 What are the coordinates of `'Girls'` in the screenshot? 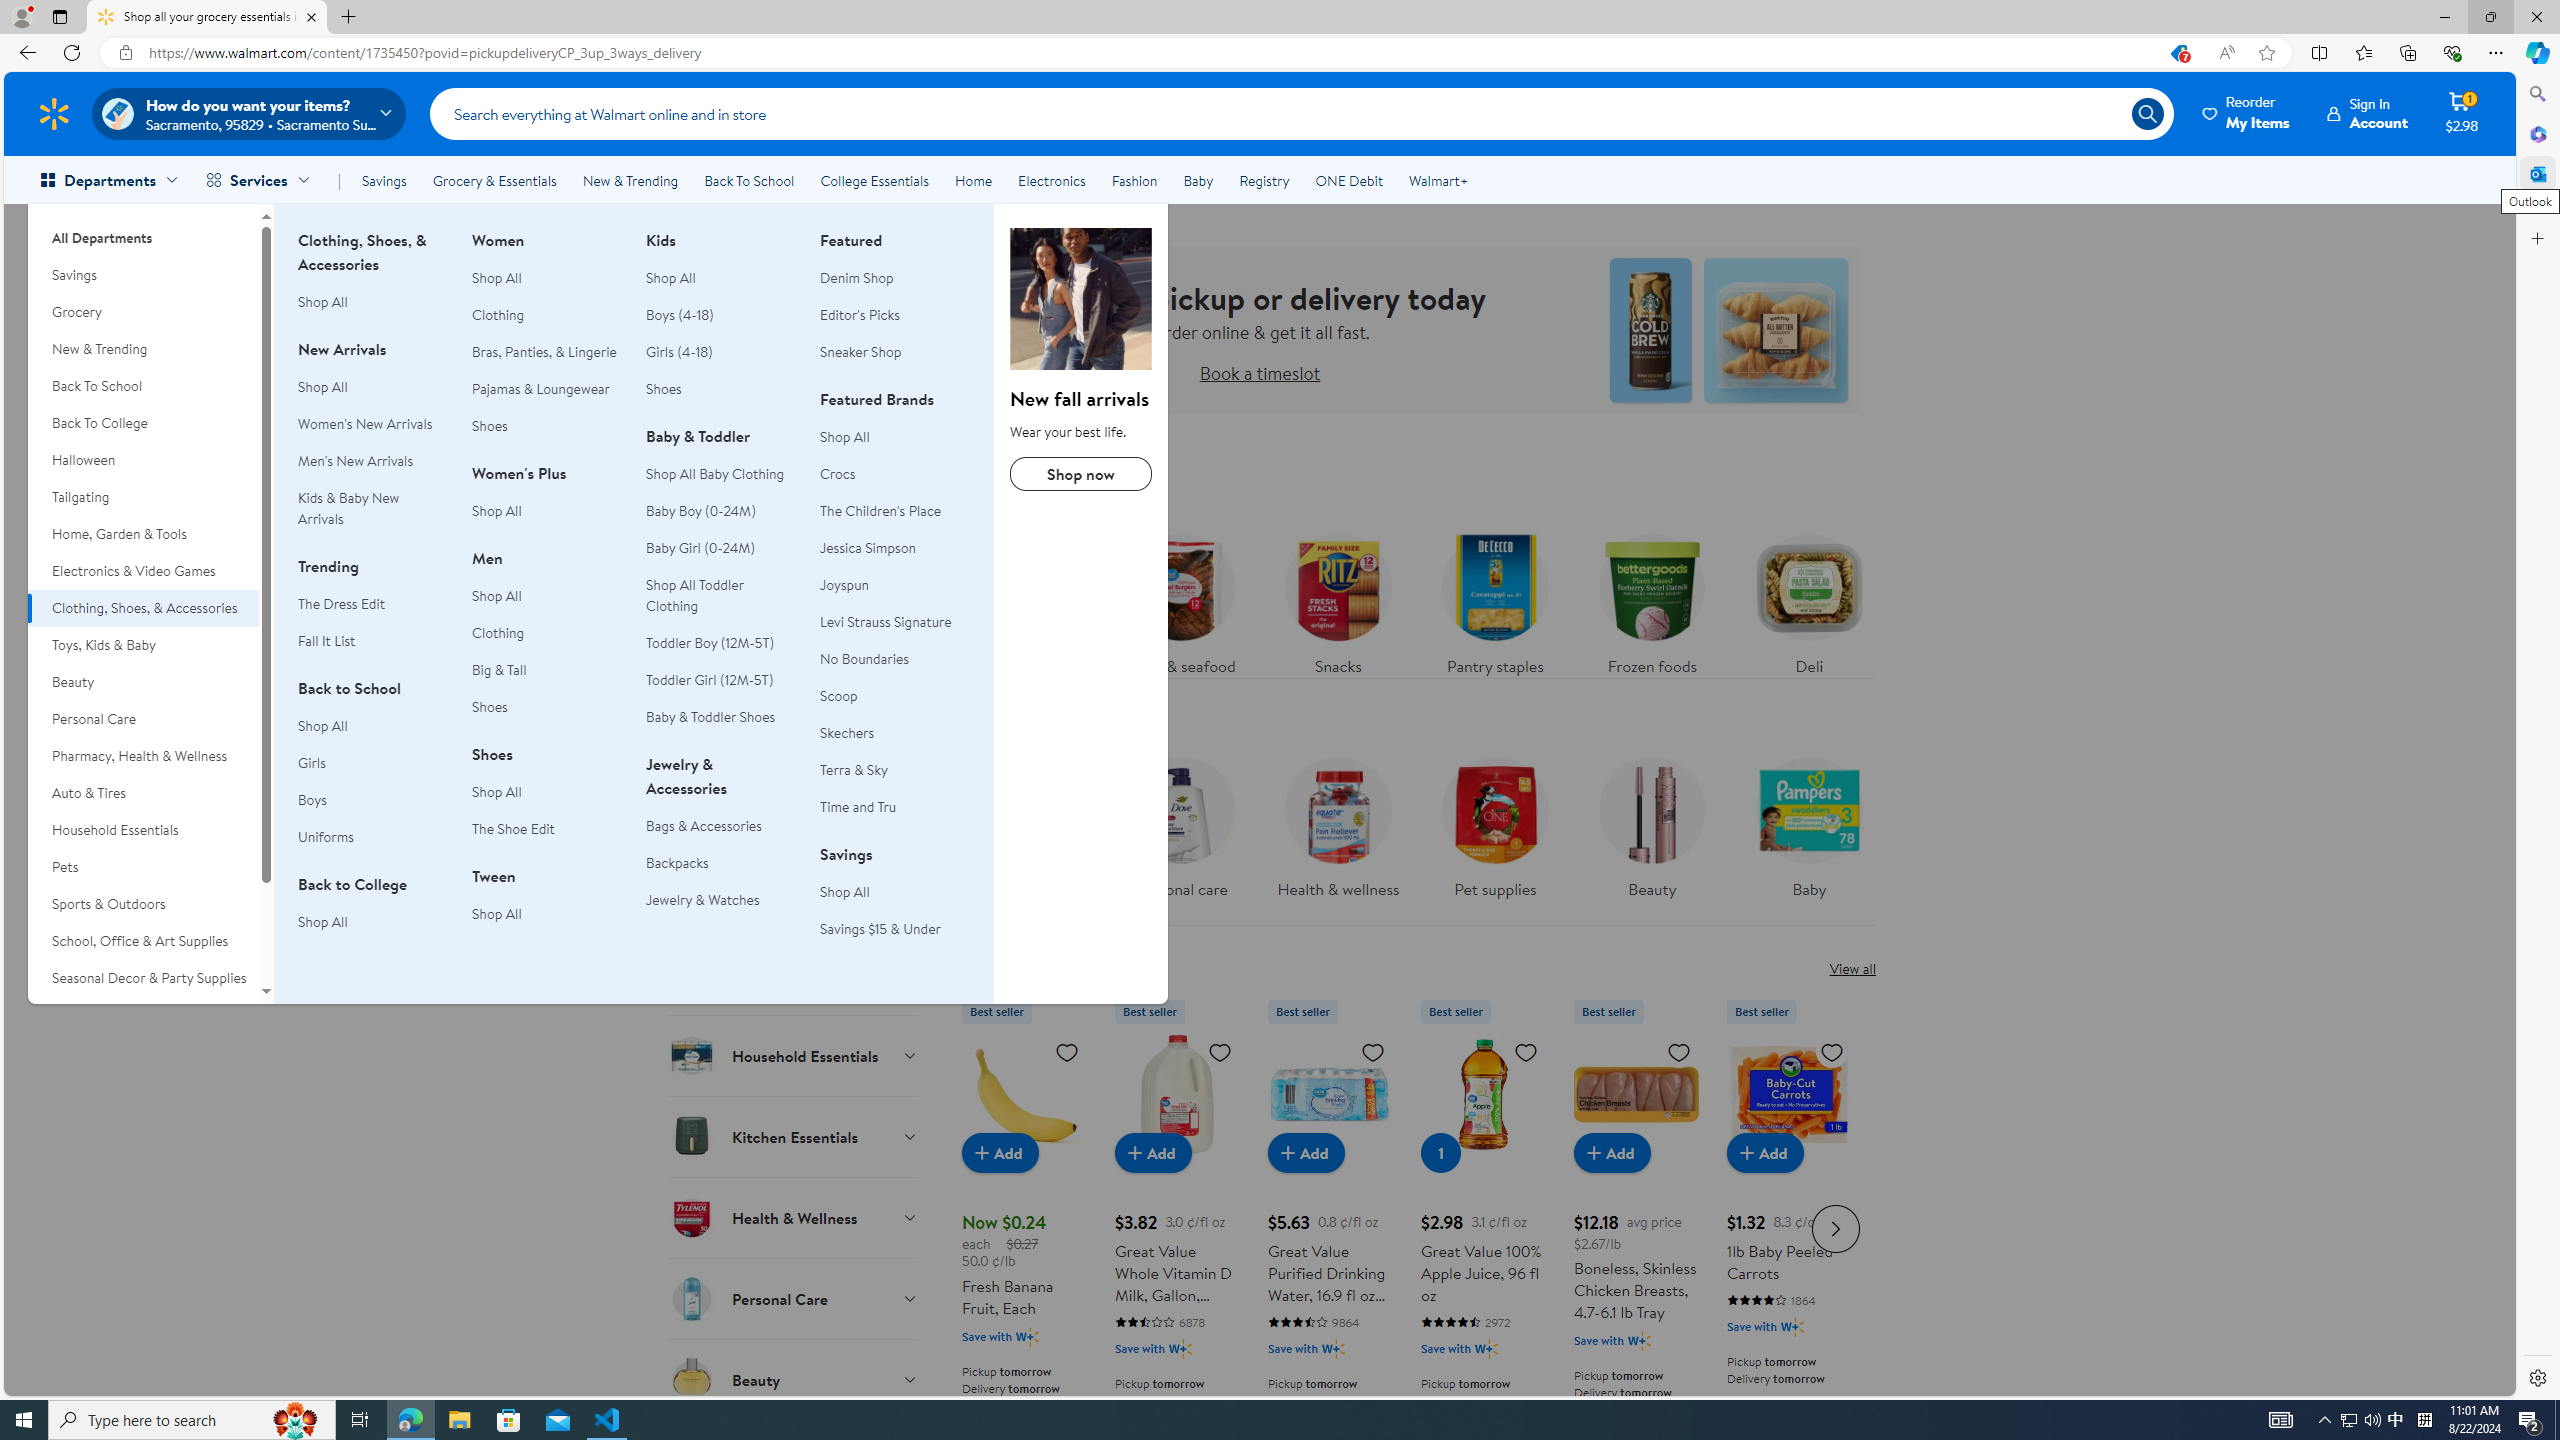 It's located at (371, 762).